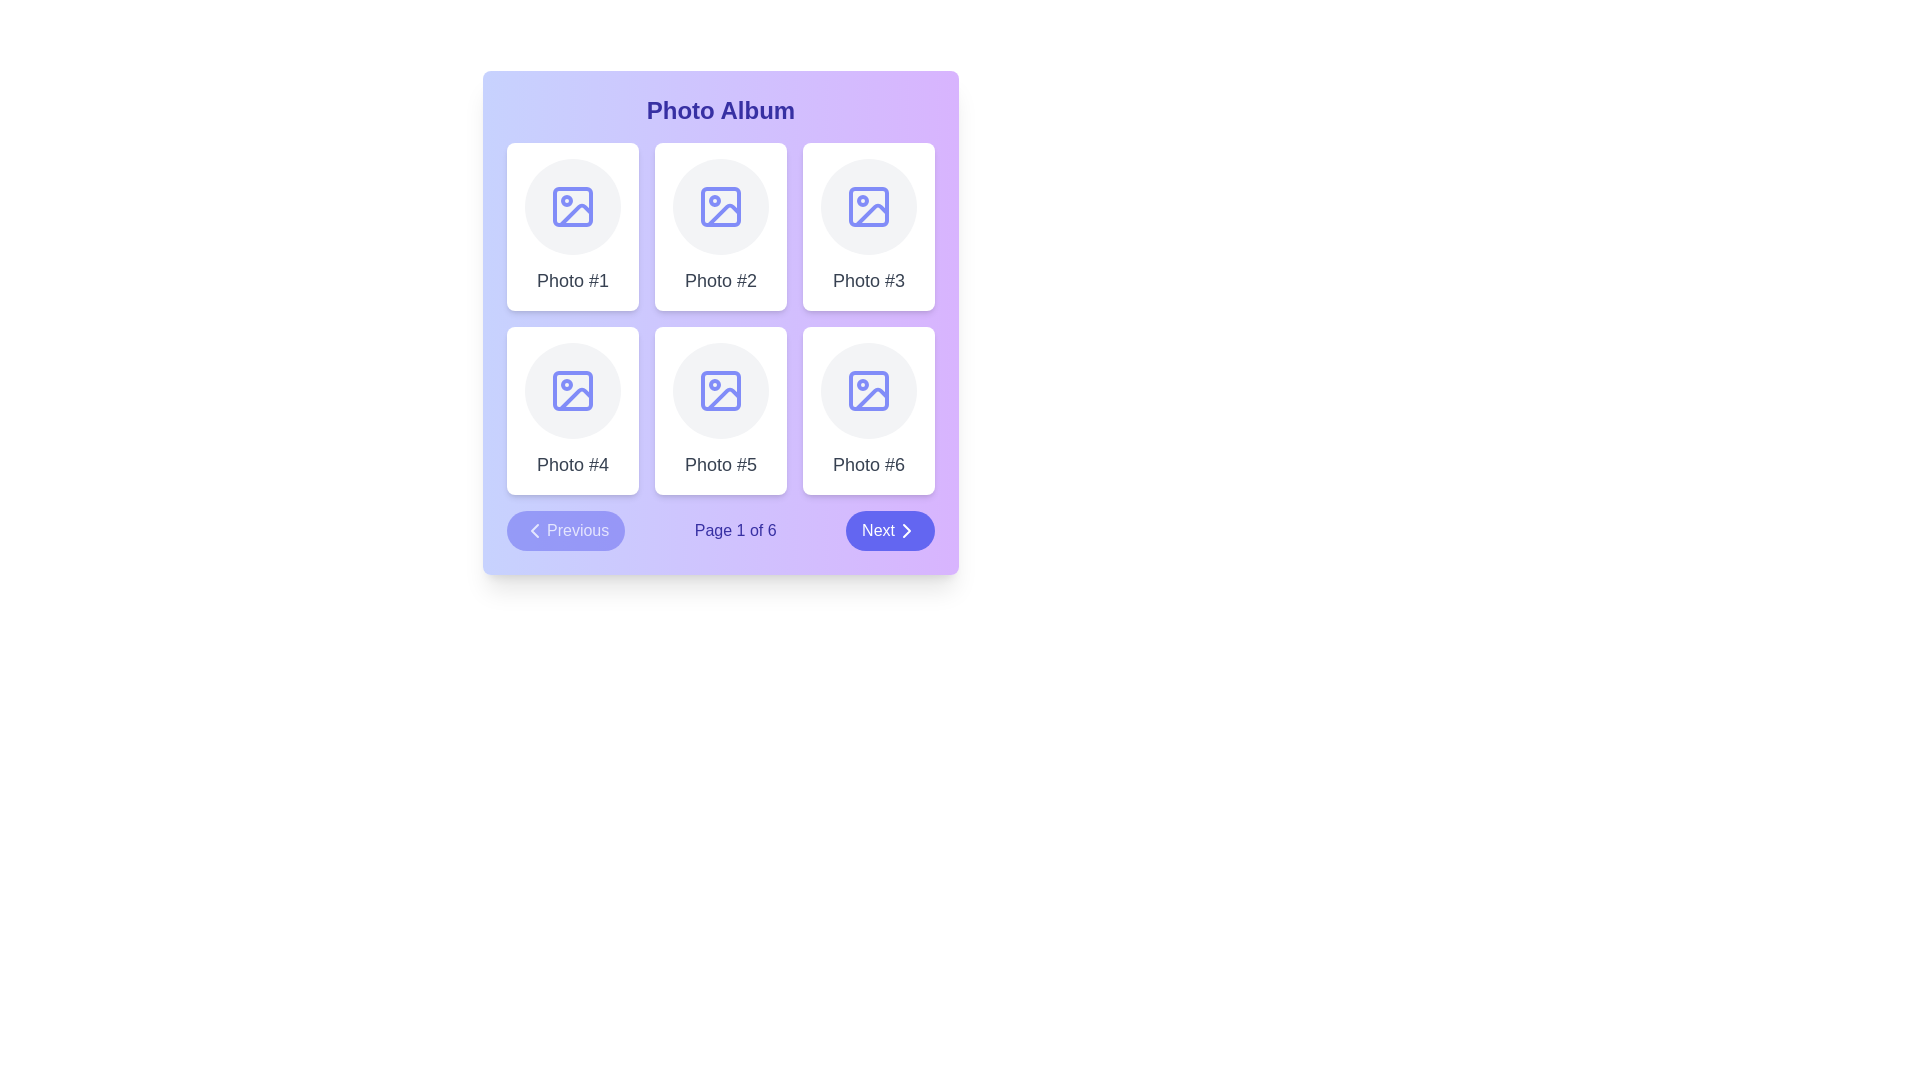  I want to click on the text label that identifies the sixth photo thumbnail in the photo album layout, located at the bottom-right corner of the grid, so click(868, 465).